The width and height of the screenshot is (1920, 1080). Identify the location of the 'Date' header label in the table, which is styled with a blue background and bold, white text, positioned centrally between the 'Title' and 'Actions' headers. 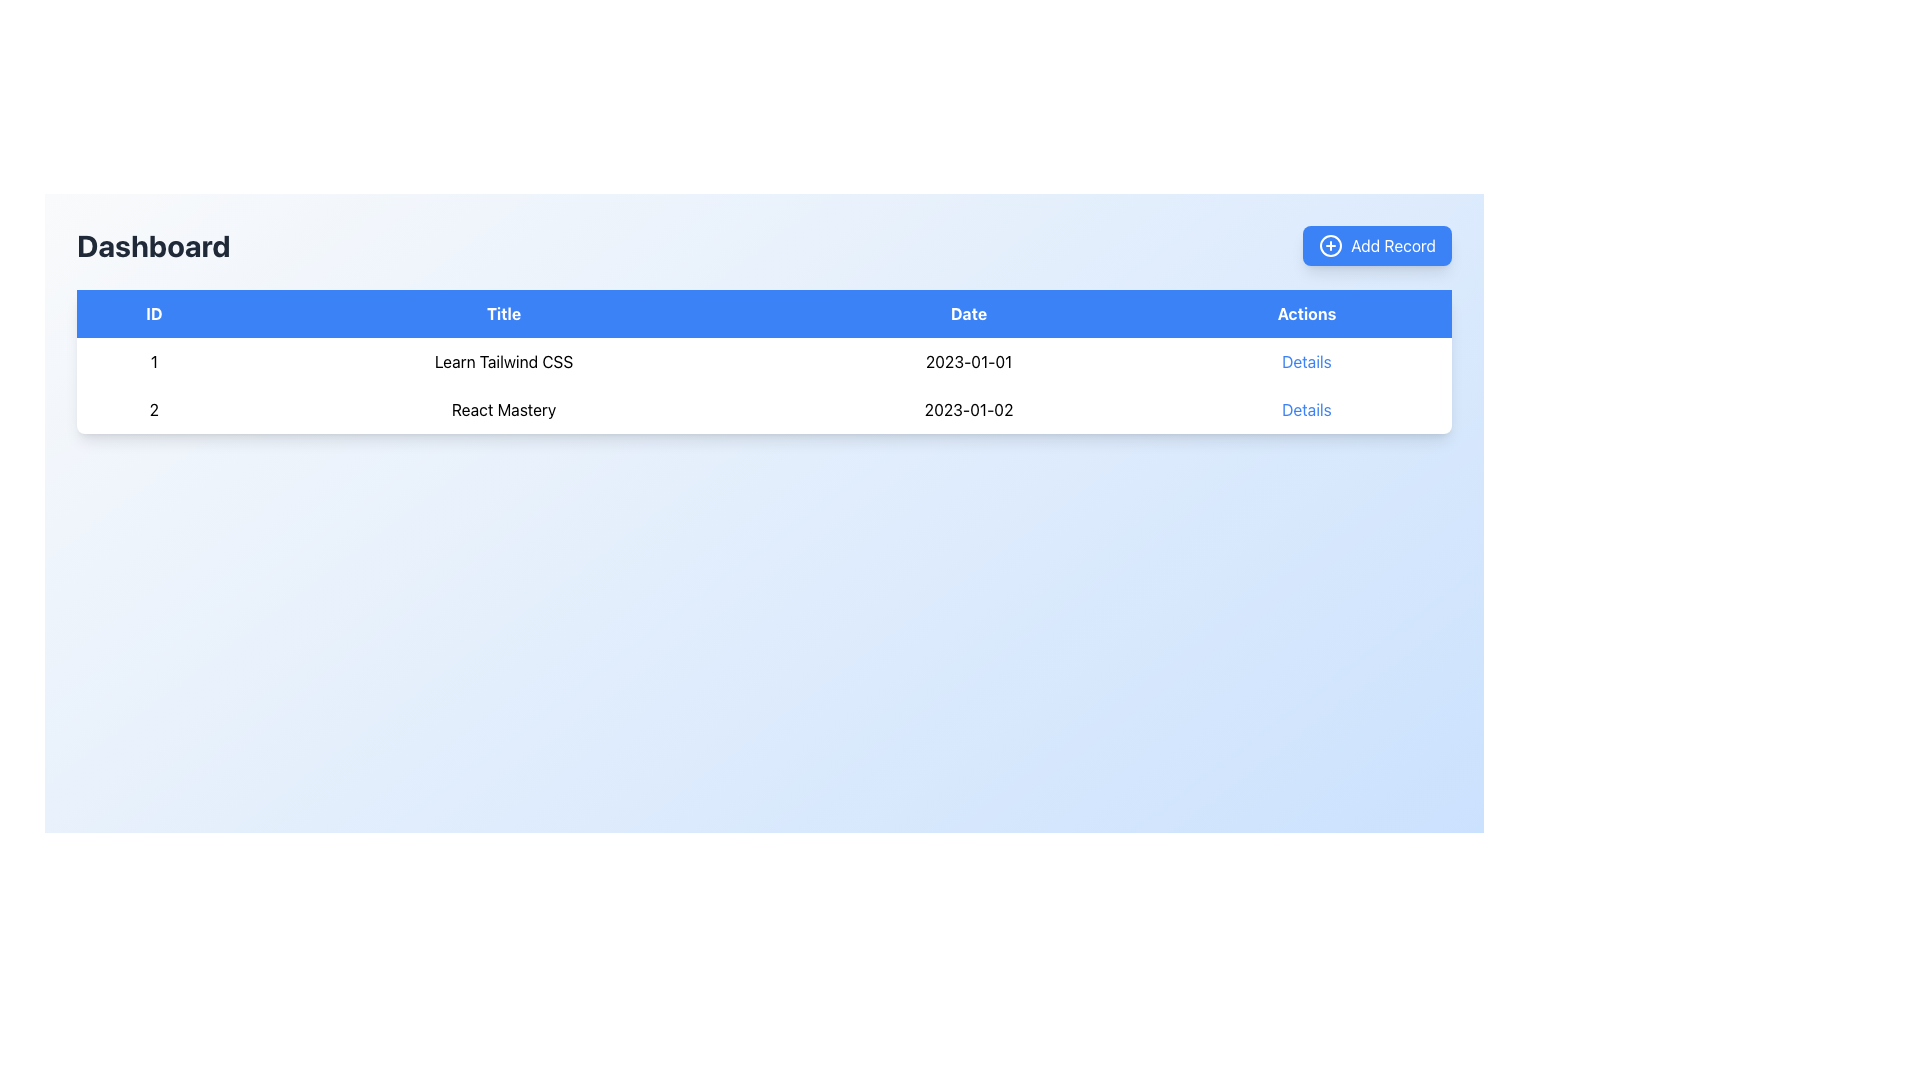
(969, 313).